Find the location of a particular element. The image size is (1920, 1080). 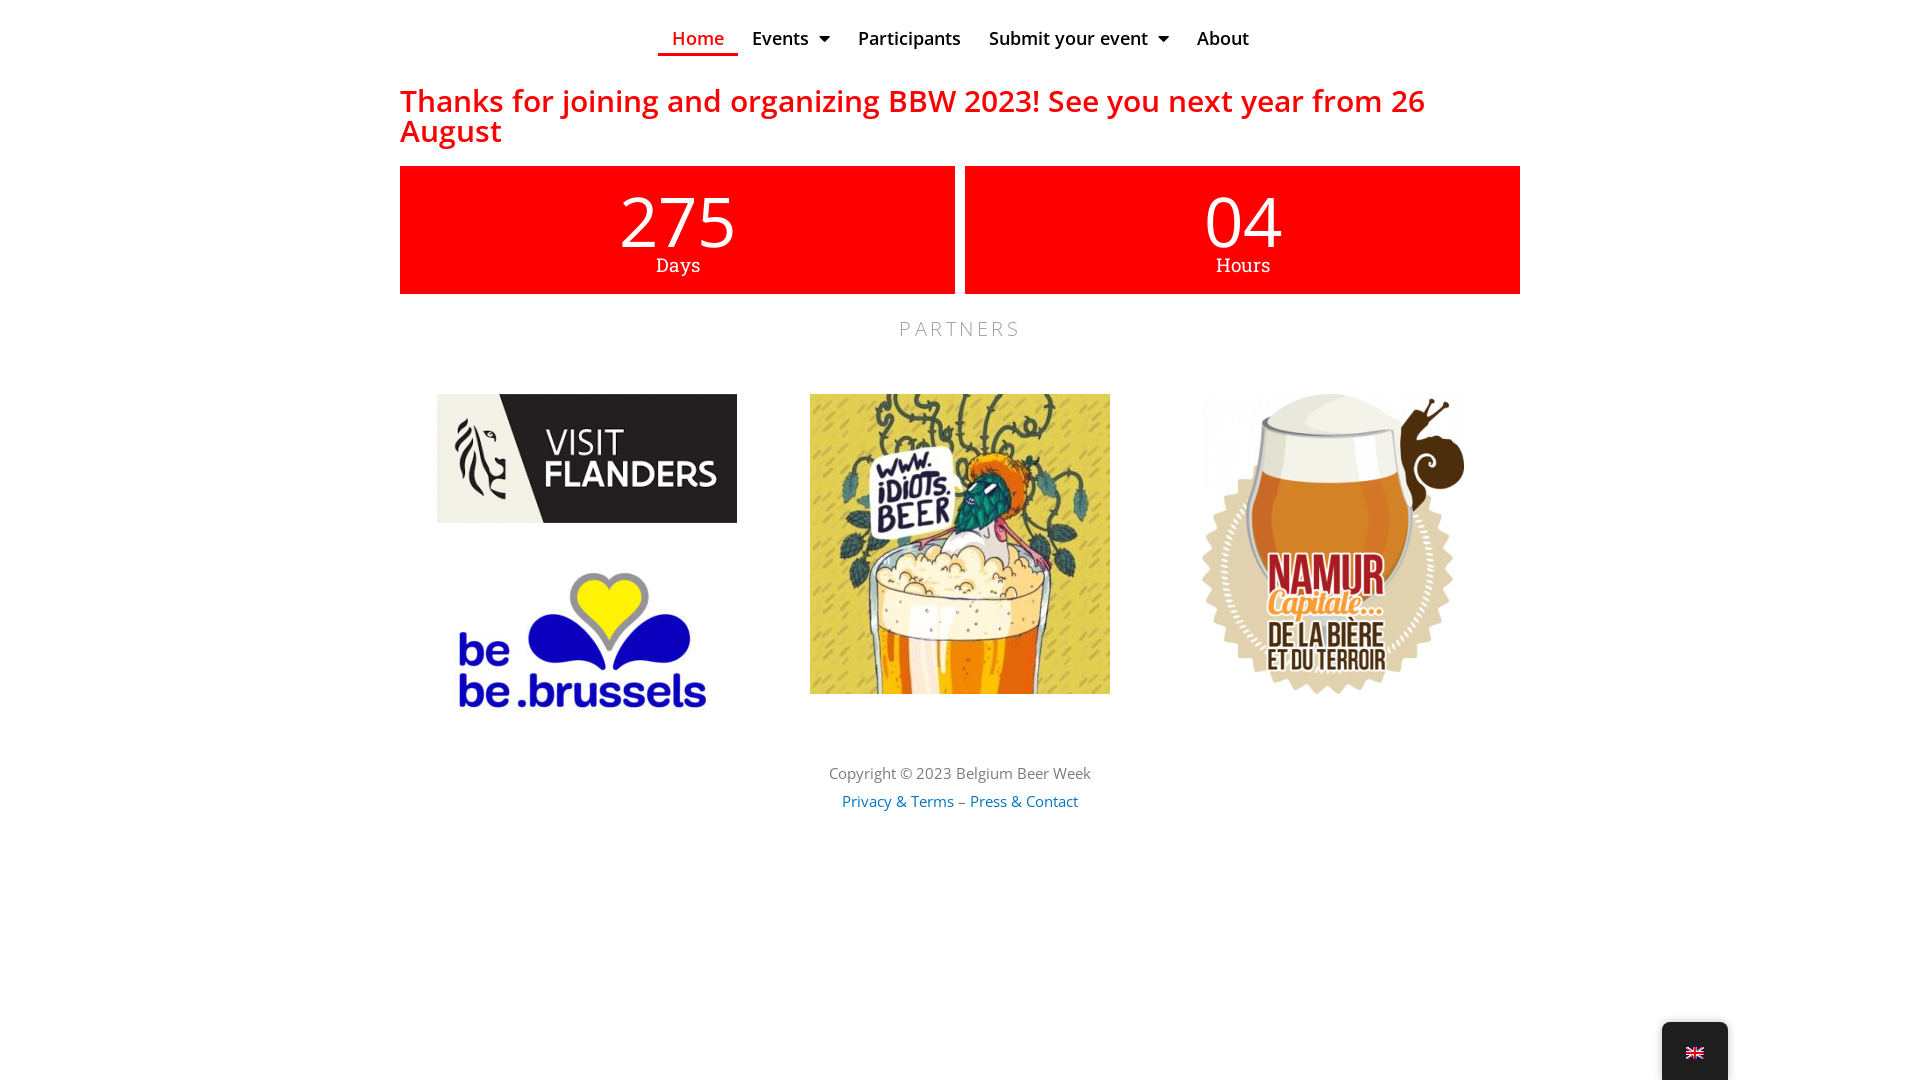

'About' is located at coordinates (1221, 38).